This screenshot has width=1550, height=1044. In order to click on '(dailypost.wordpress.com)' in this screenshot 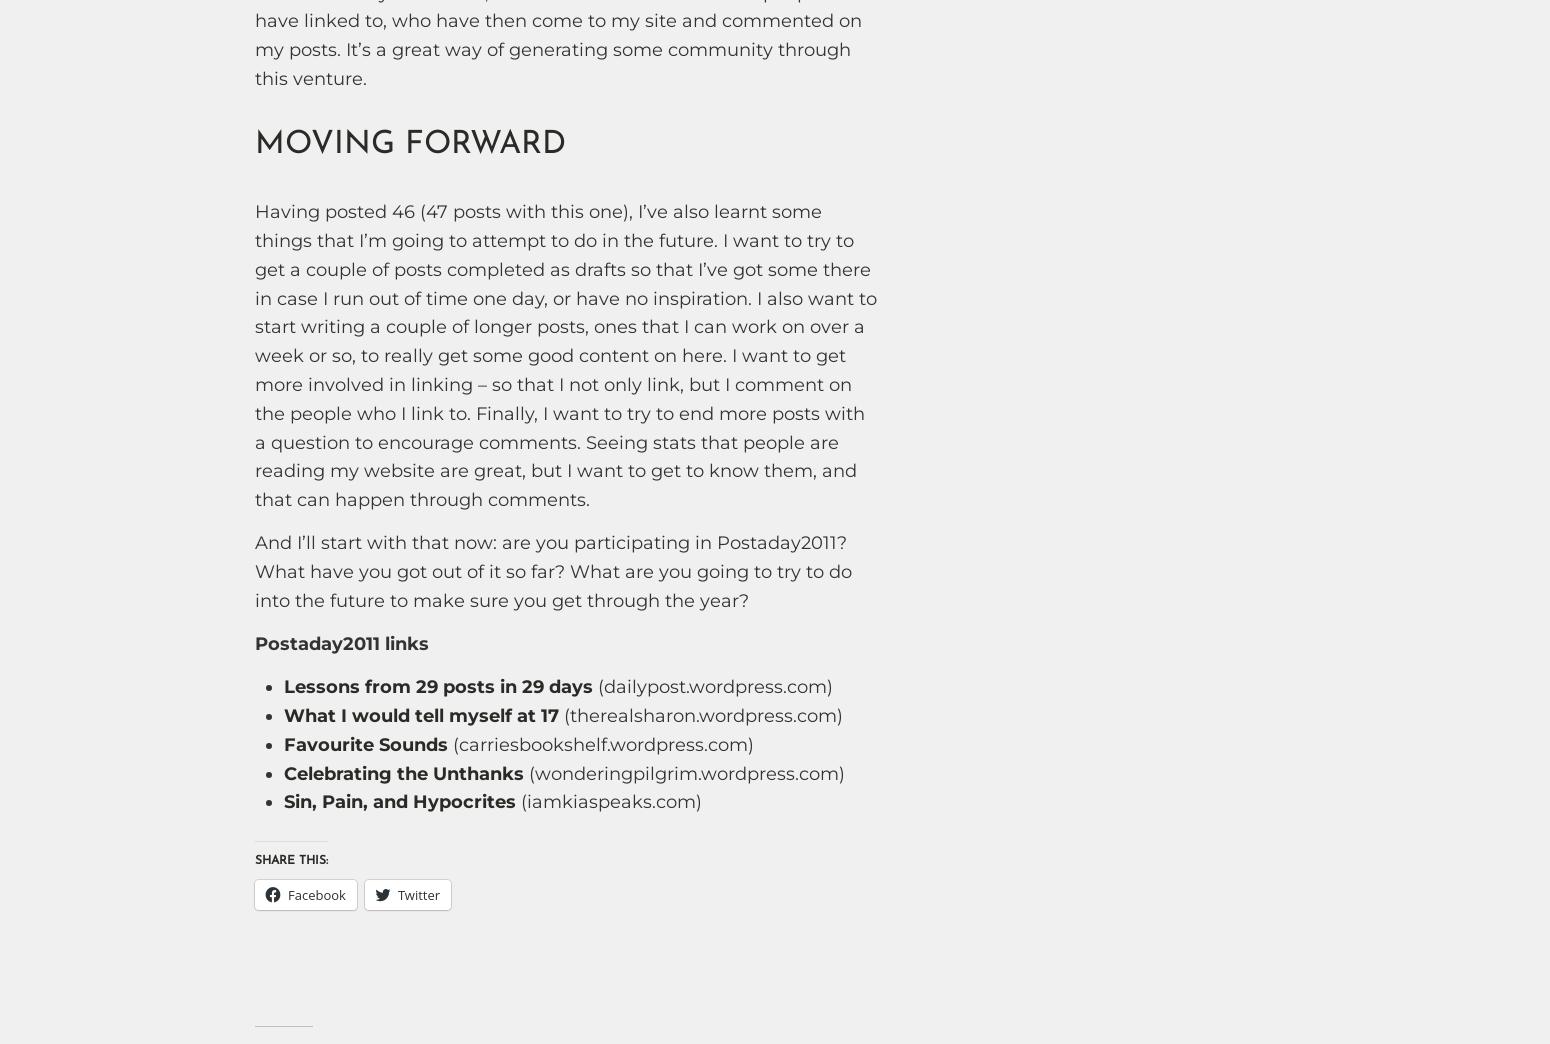, I will do `click(712, 686)`.